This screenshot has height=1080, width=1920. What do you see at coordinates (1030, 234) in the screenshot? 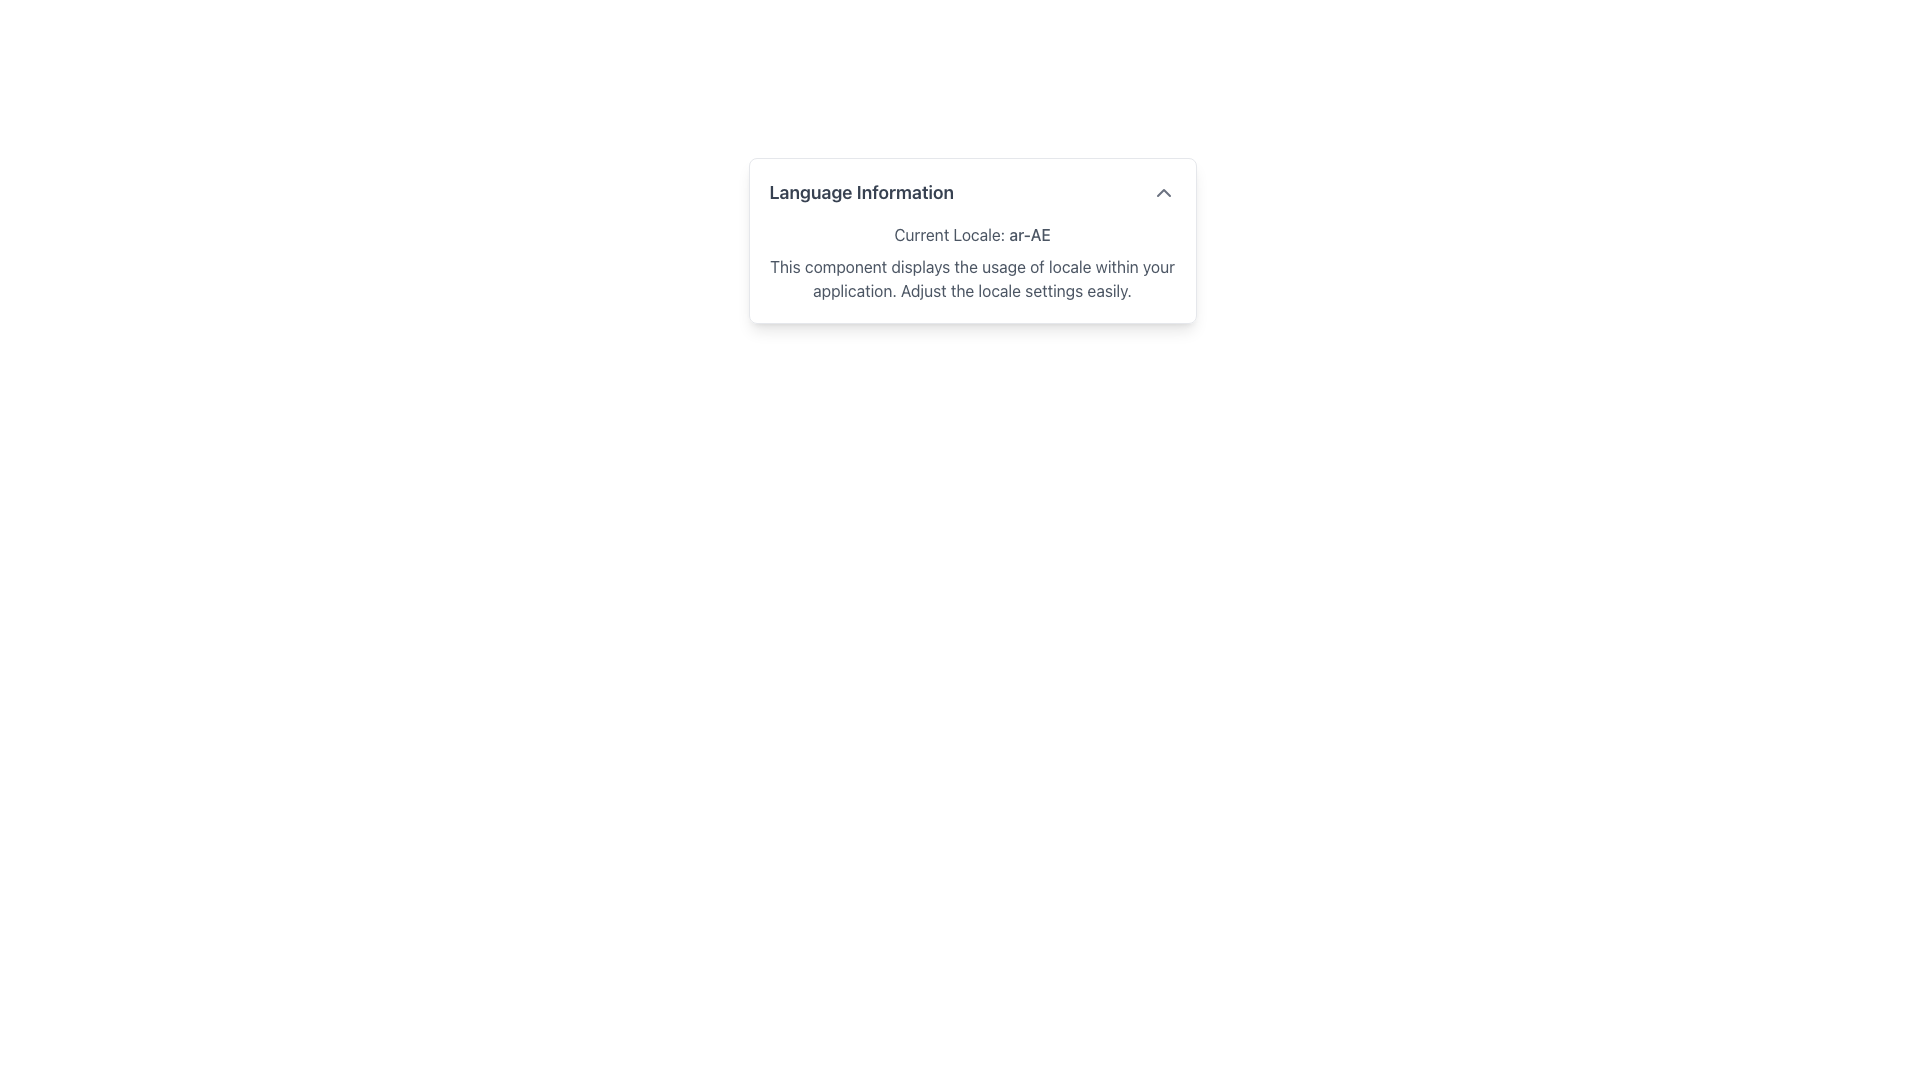
I see `the static text displaying the current locale setting, which is found in the 'Language Information' section and follows the label 'Current Locale:'` at bounding box center [1030, 234].